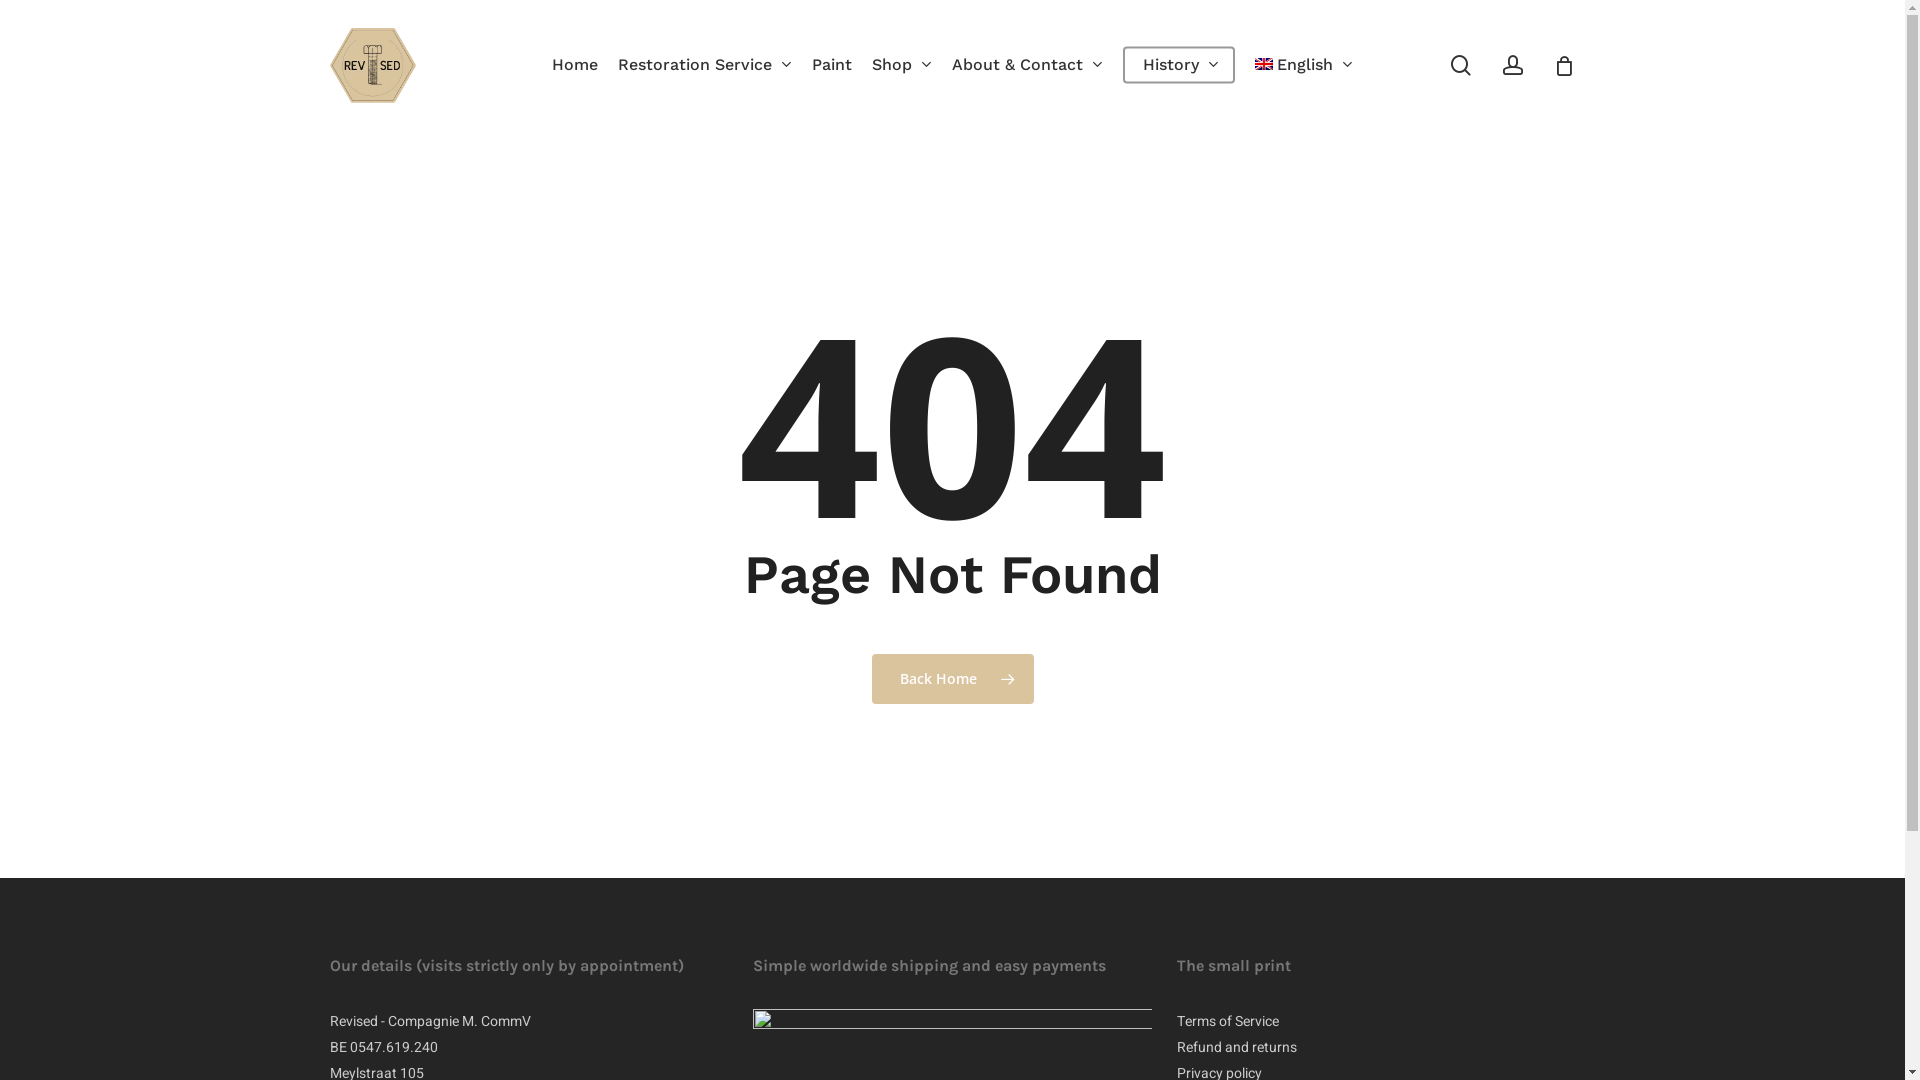 This screenshot has width=1920, height=1080. I want to click on 'Restoration Service', so click(705, 64).